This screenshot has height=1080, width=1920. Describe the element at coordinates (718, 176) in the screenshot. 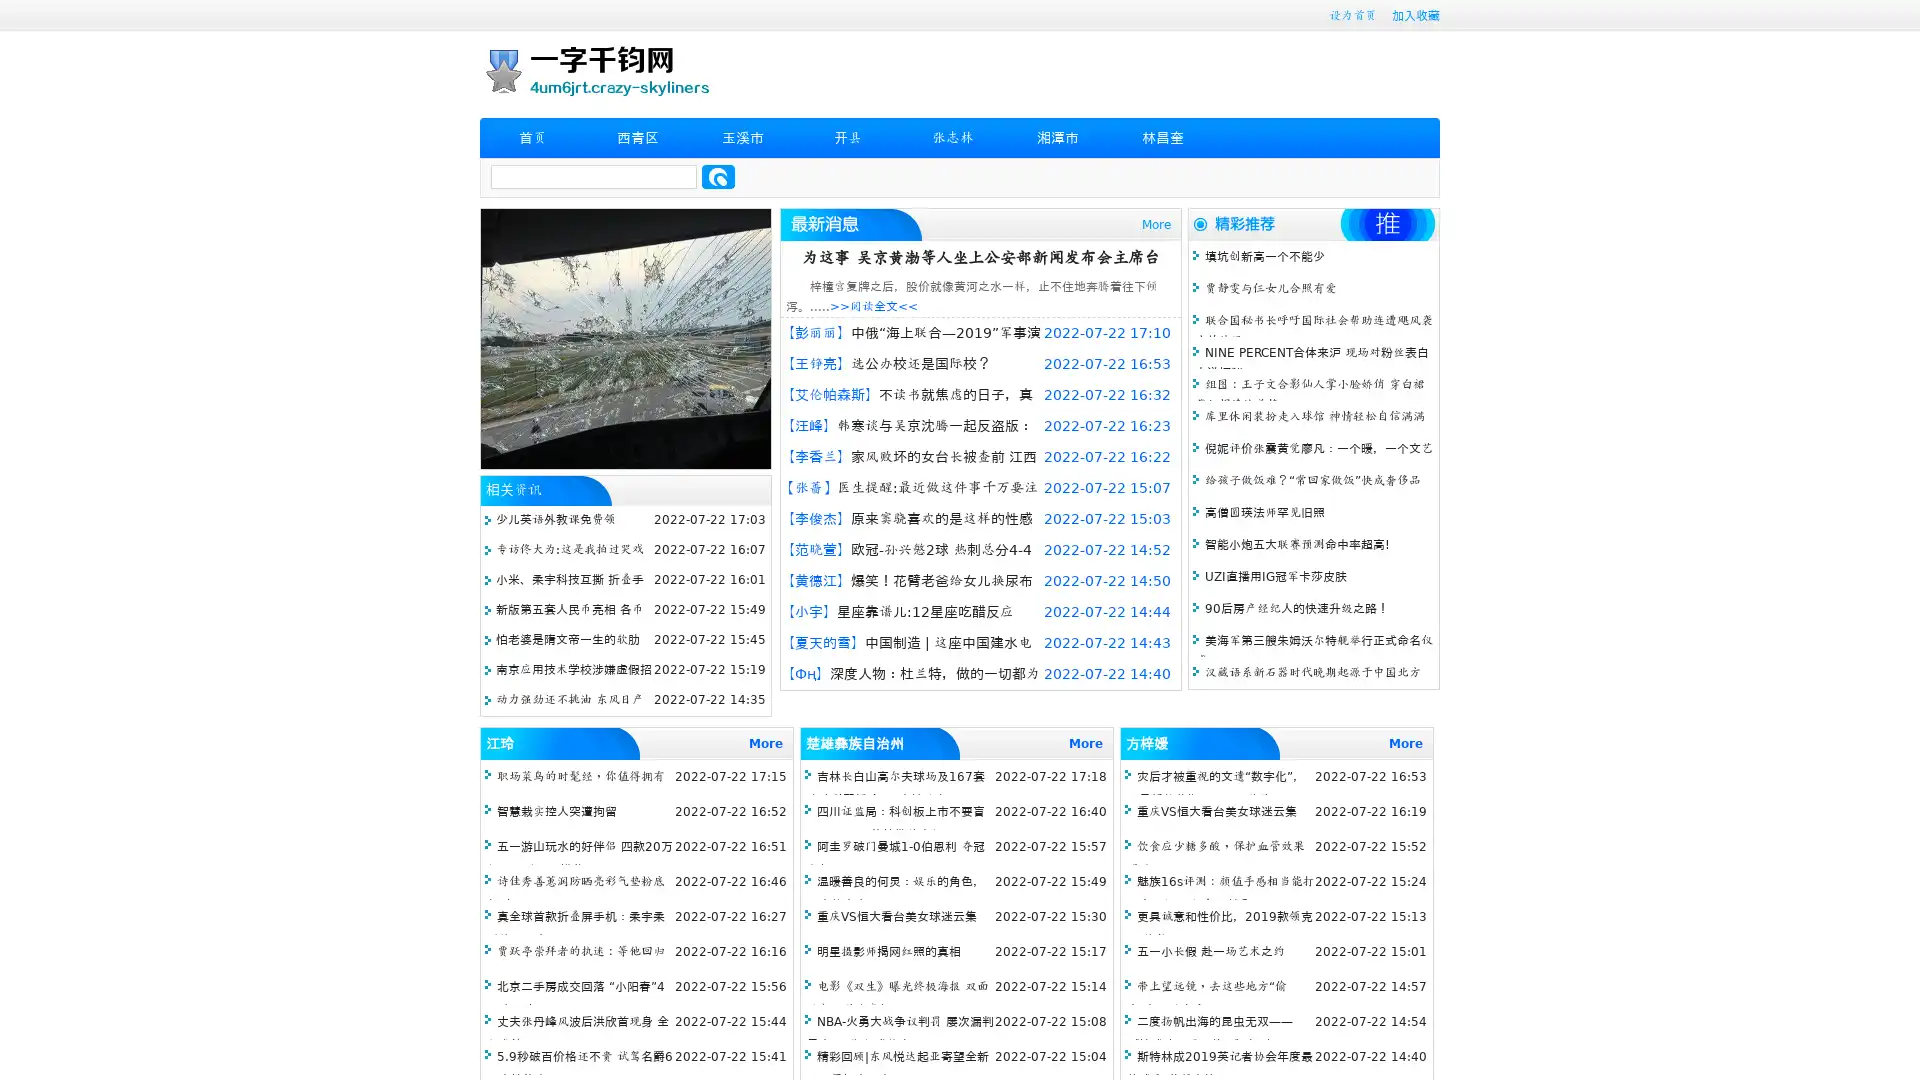

I see `Search` at that location.